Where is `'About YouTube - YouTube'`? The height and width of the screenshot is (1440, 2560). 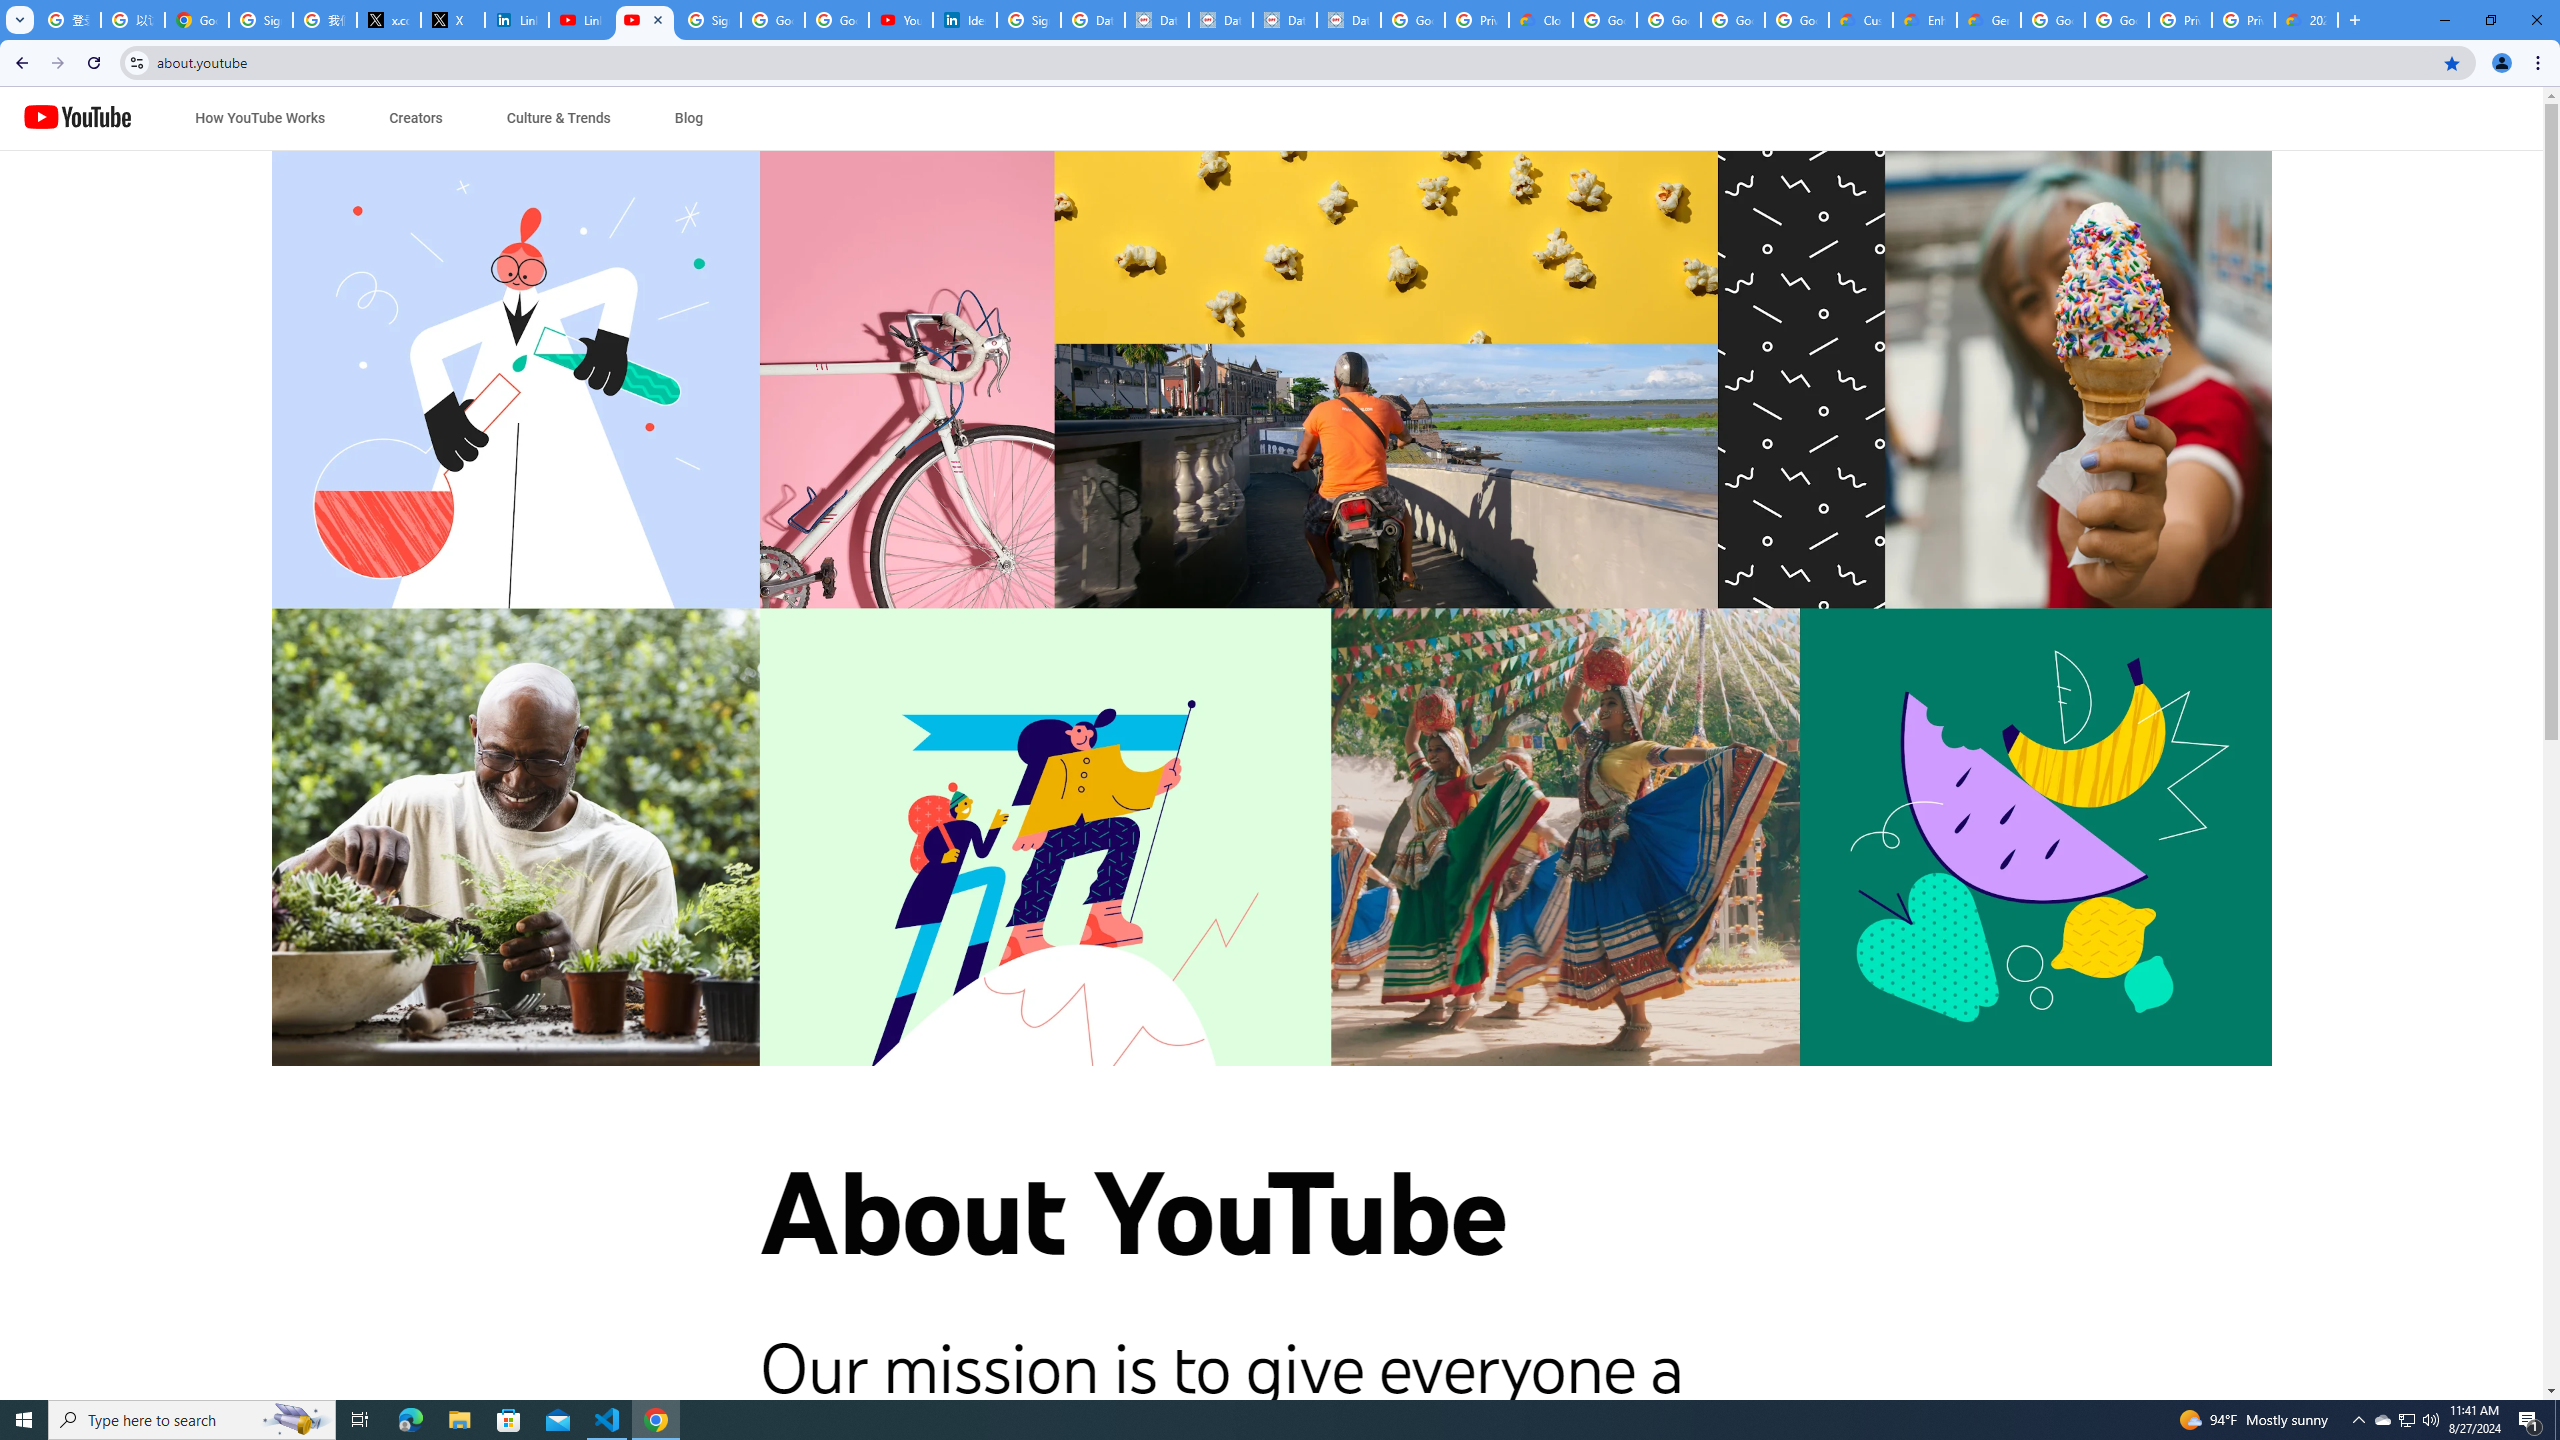
'About YouTube - YouTube' is located at coordinates (644, 19).